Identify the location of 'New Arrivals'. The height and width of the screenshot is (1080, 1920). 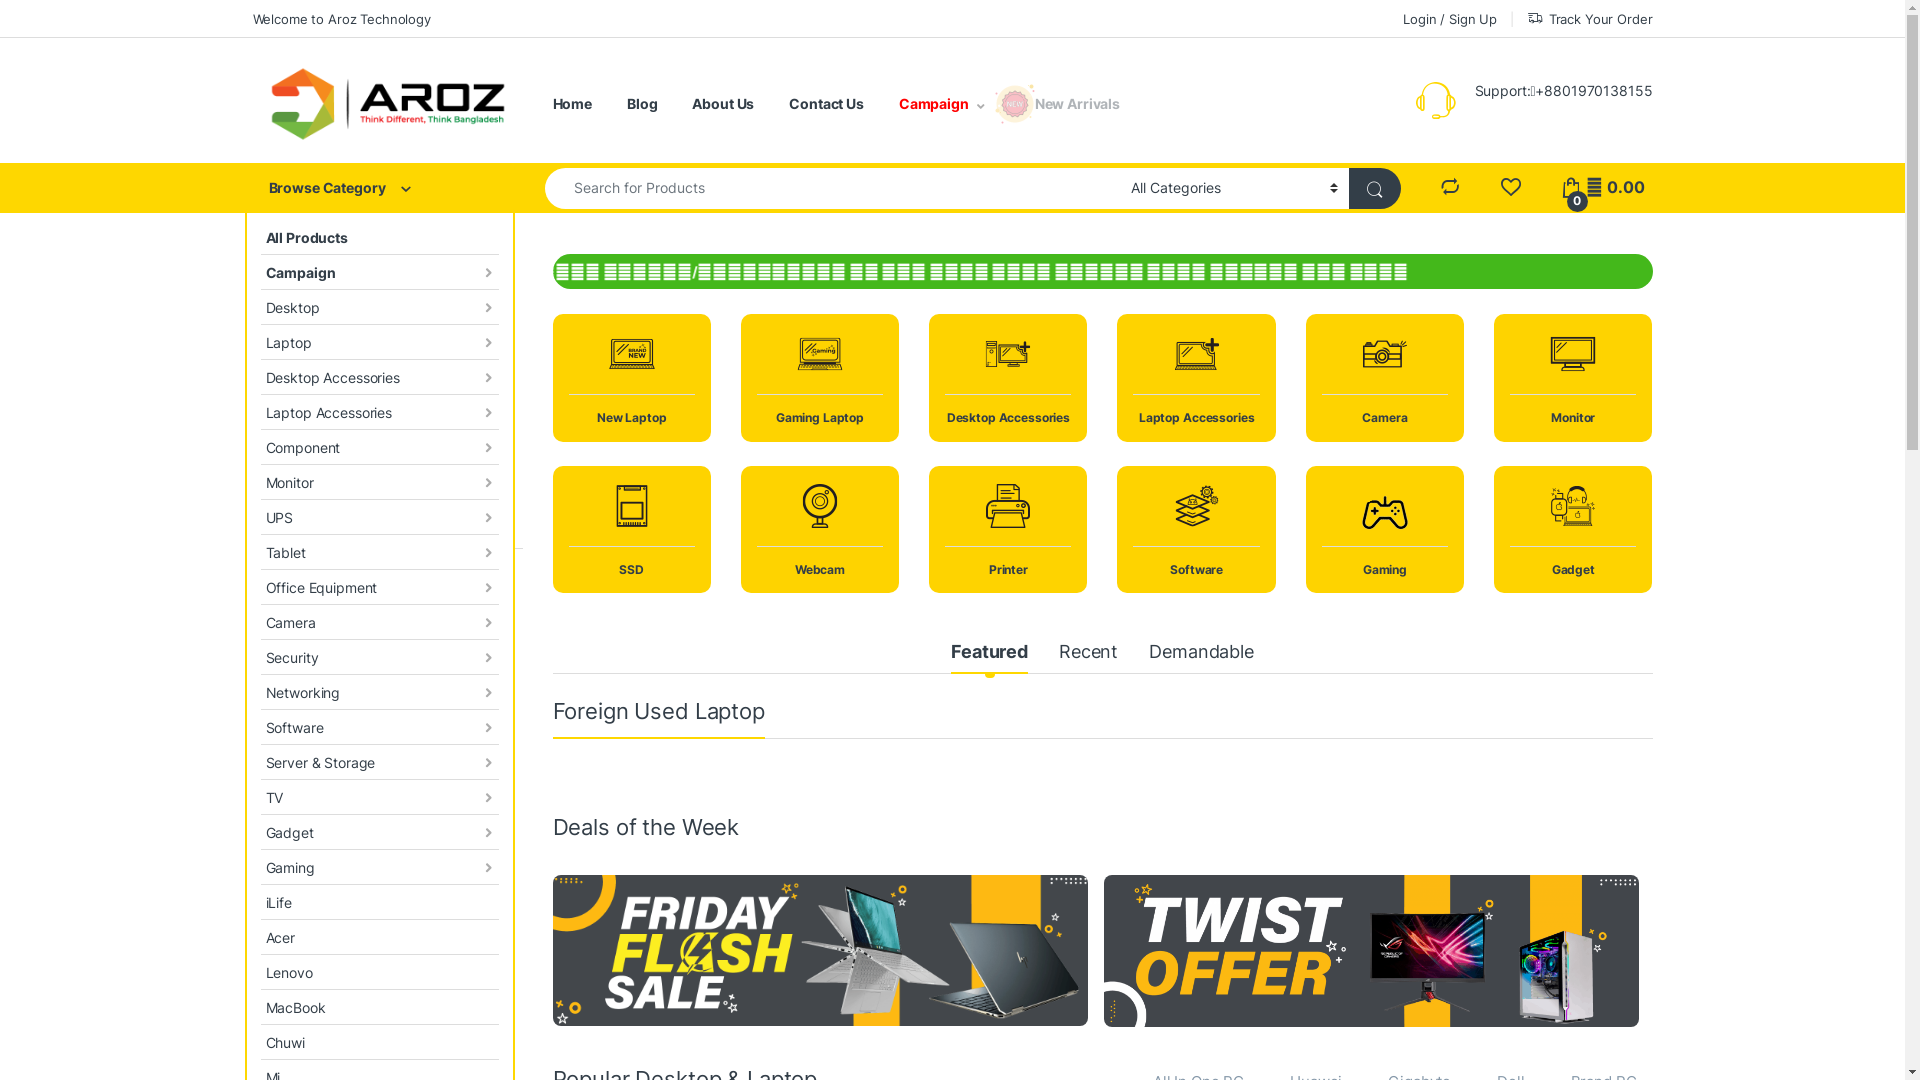
(1076, 104).